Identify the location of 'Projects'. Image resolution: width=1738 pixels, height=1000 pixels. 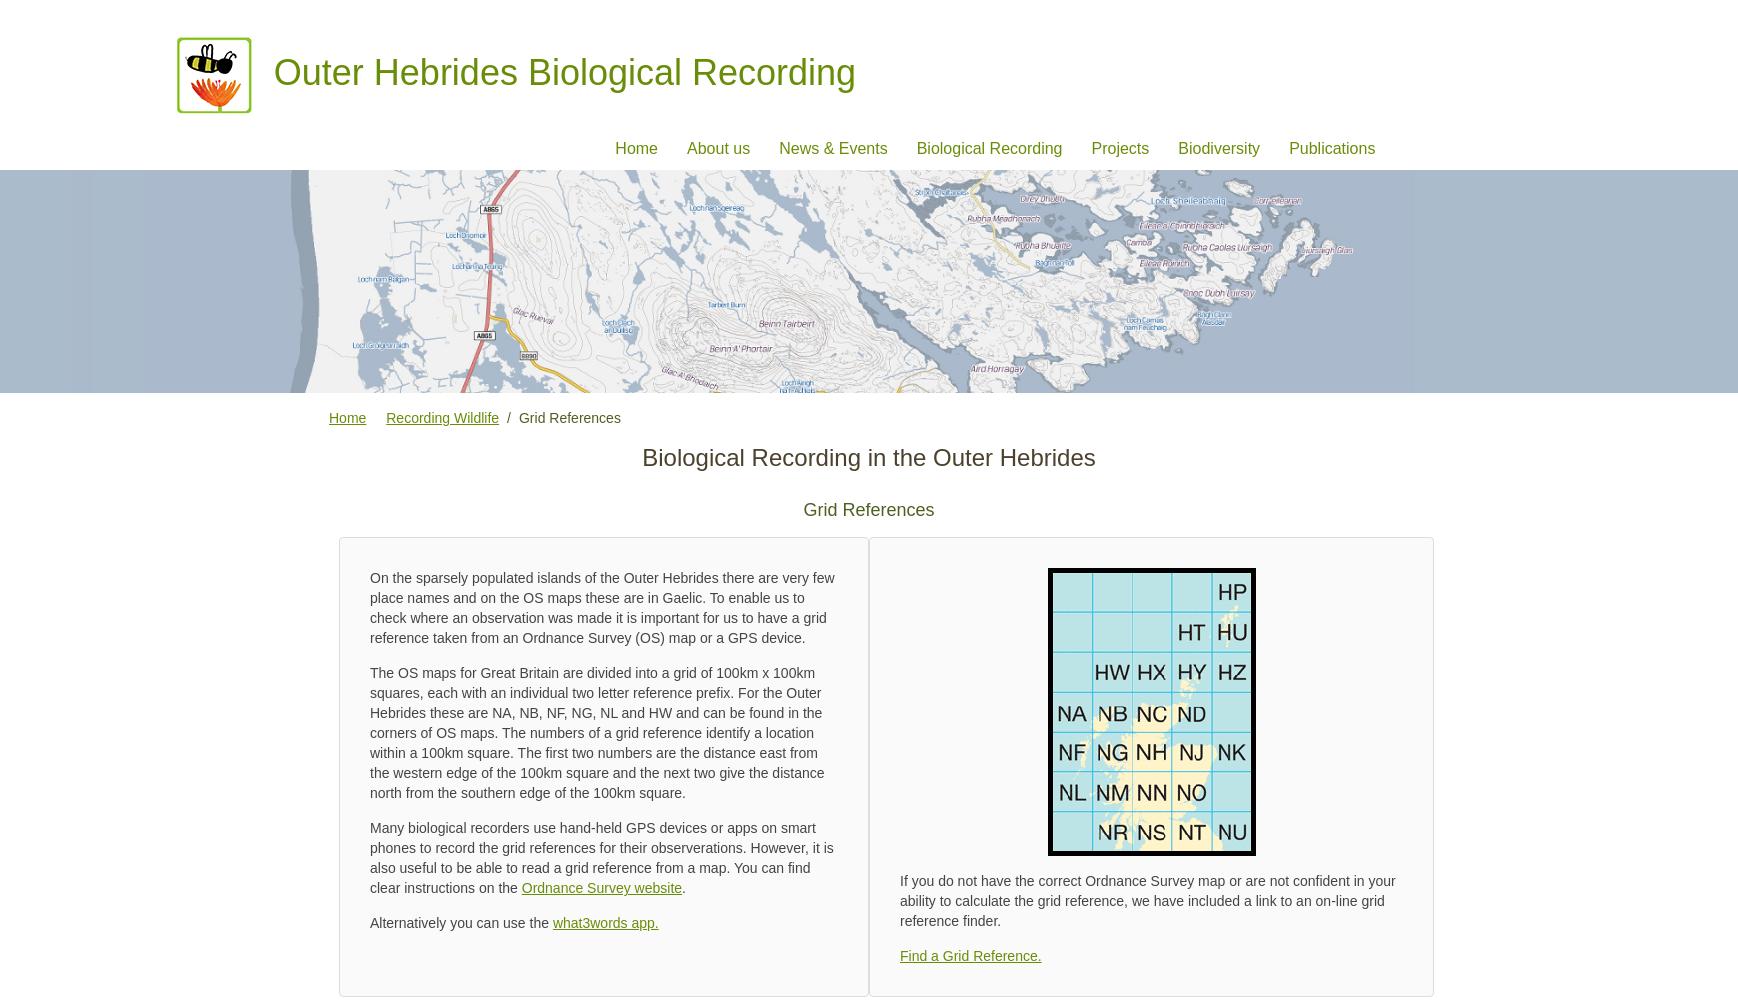
(1118, 147).